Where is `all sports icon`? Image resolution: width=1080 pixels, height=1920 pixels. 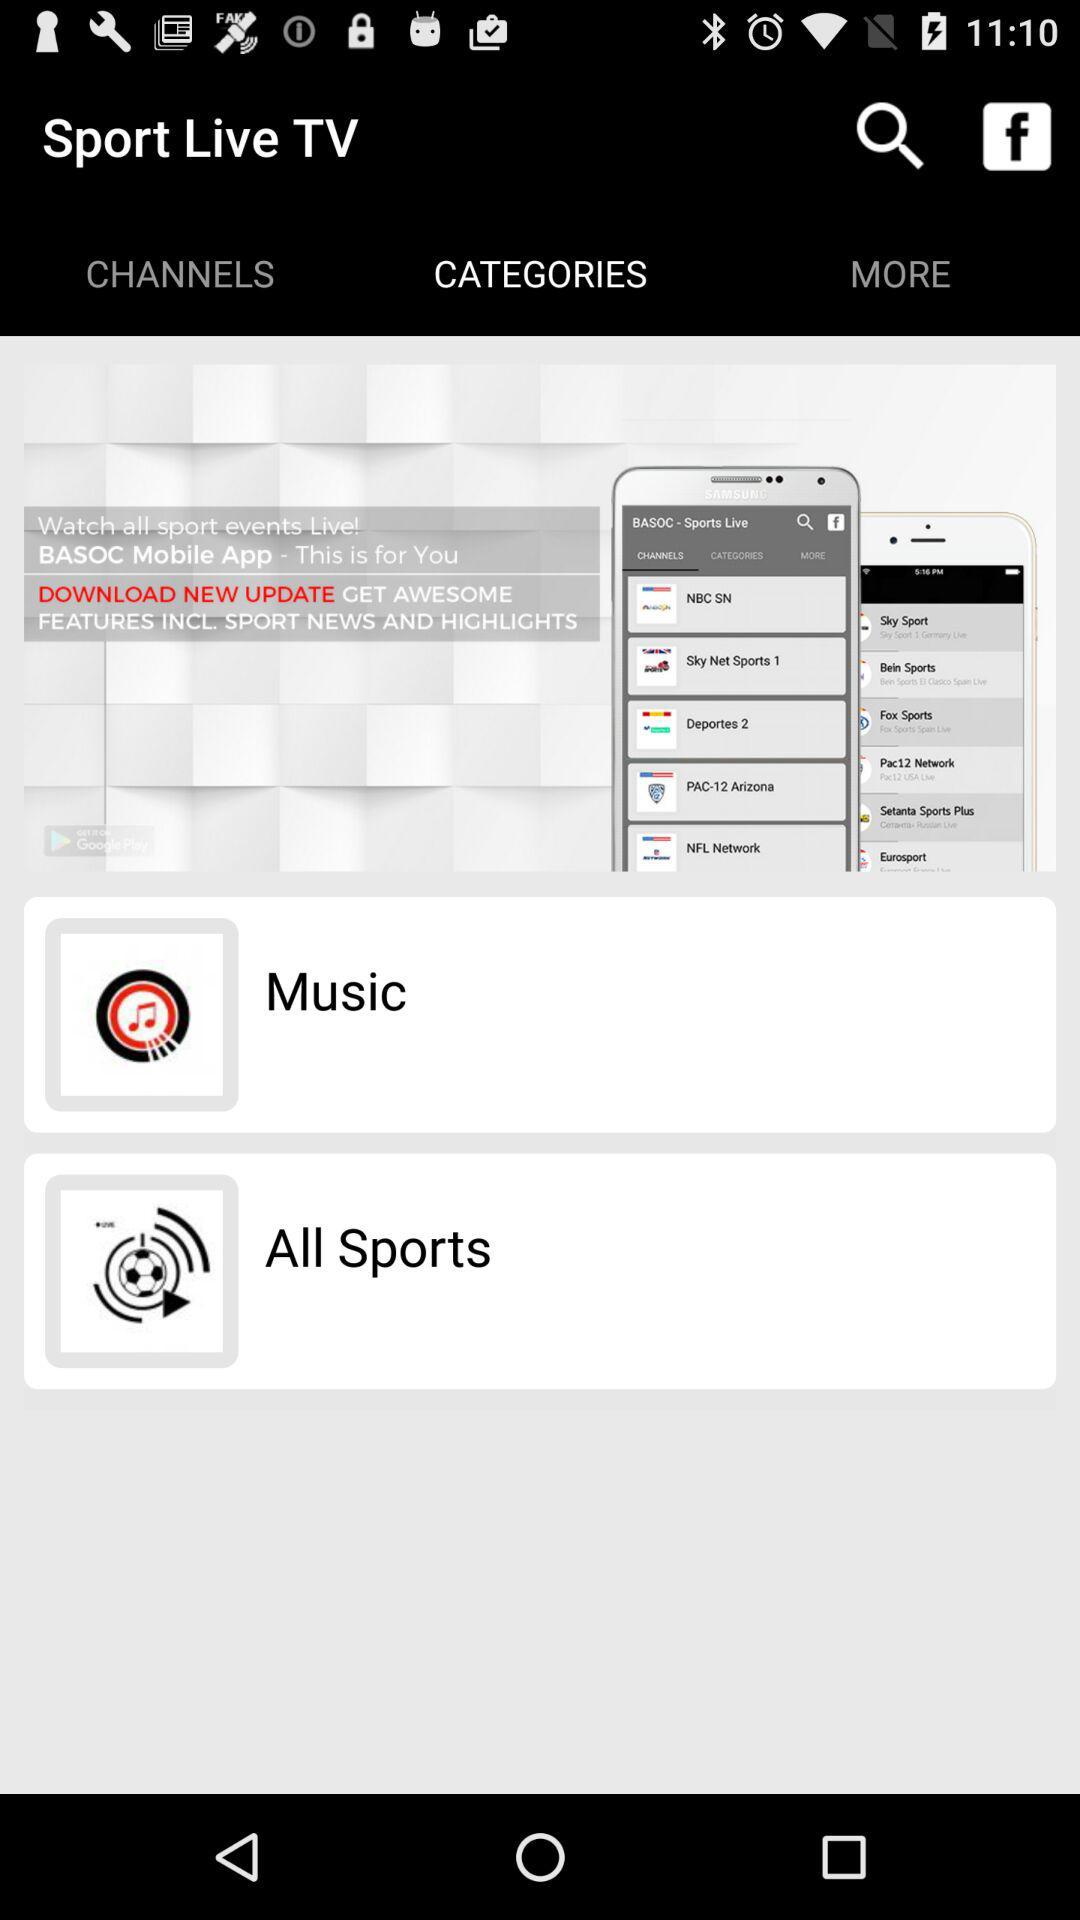 all sports icon is located at coordinates (378, 1245).